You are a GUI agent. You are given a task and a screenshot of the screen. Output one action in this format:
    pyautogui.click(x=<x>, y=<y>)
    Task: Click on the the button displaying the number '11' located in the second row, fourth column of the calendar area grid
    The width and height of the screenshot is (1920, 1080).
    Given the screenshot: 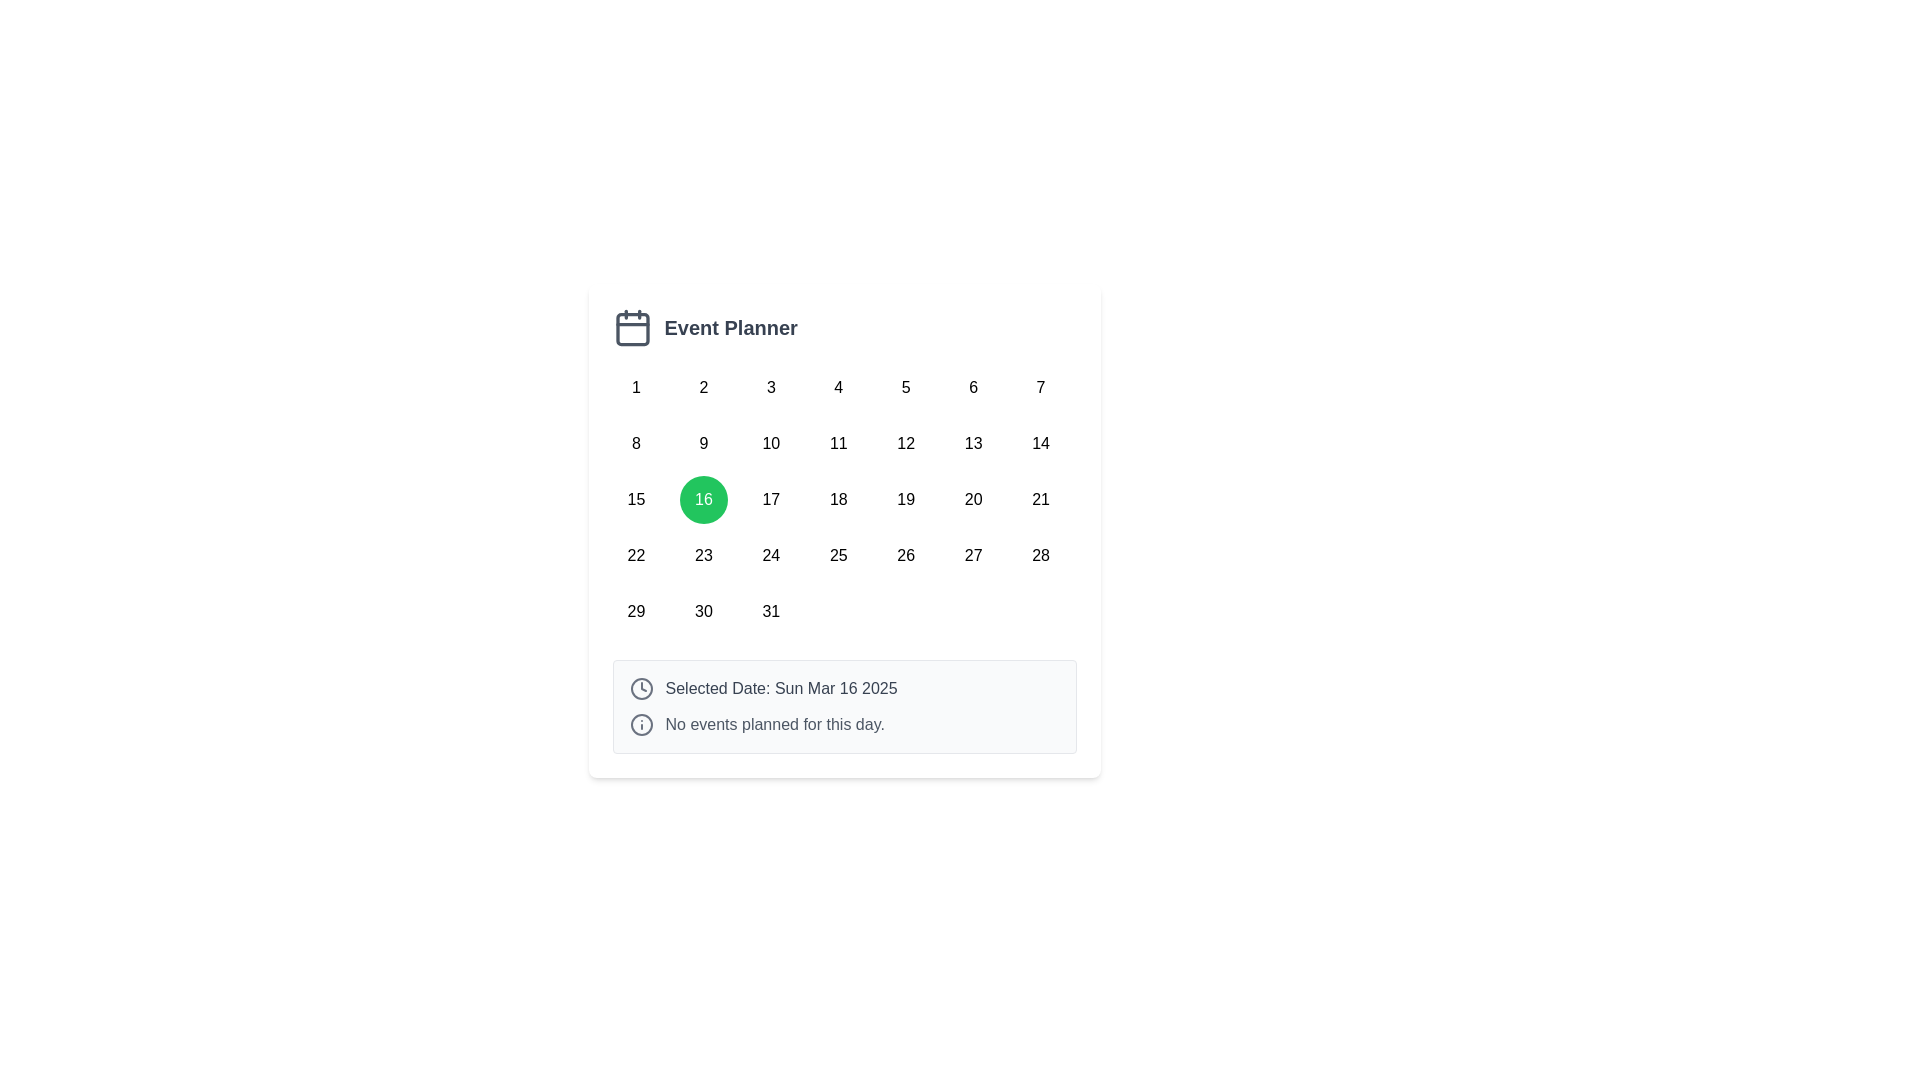 What is the action you would take?
    pyautogui.click(x=838, y=442)
    